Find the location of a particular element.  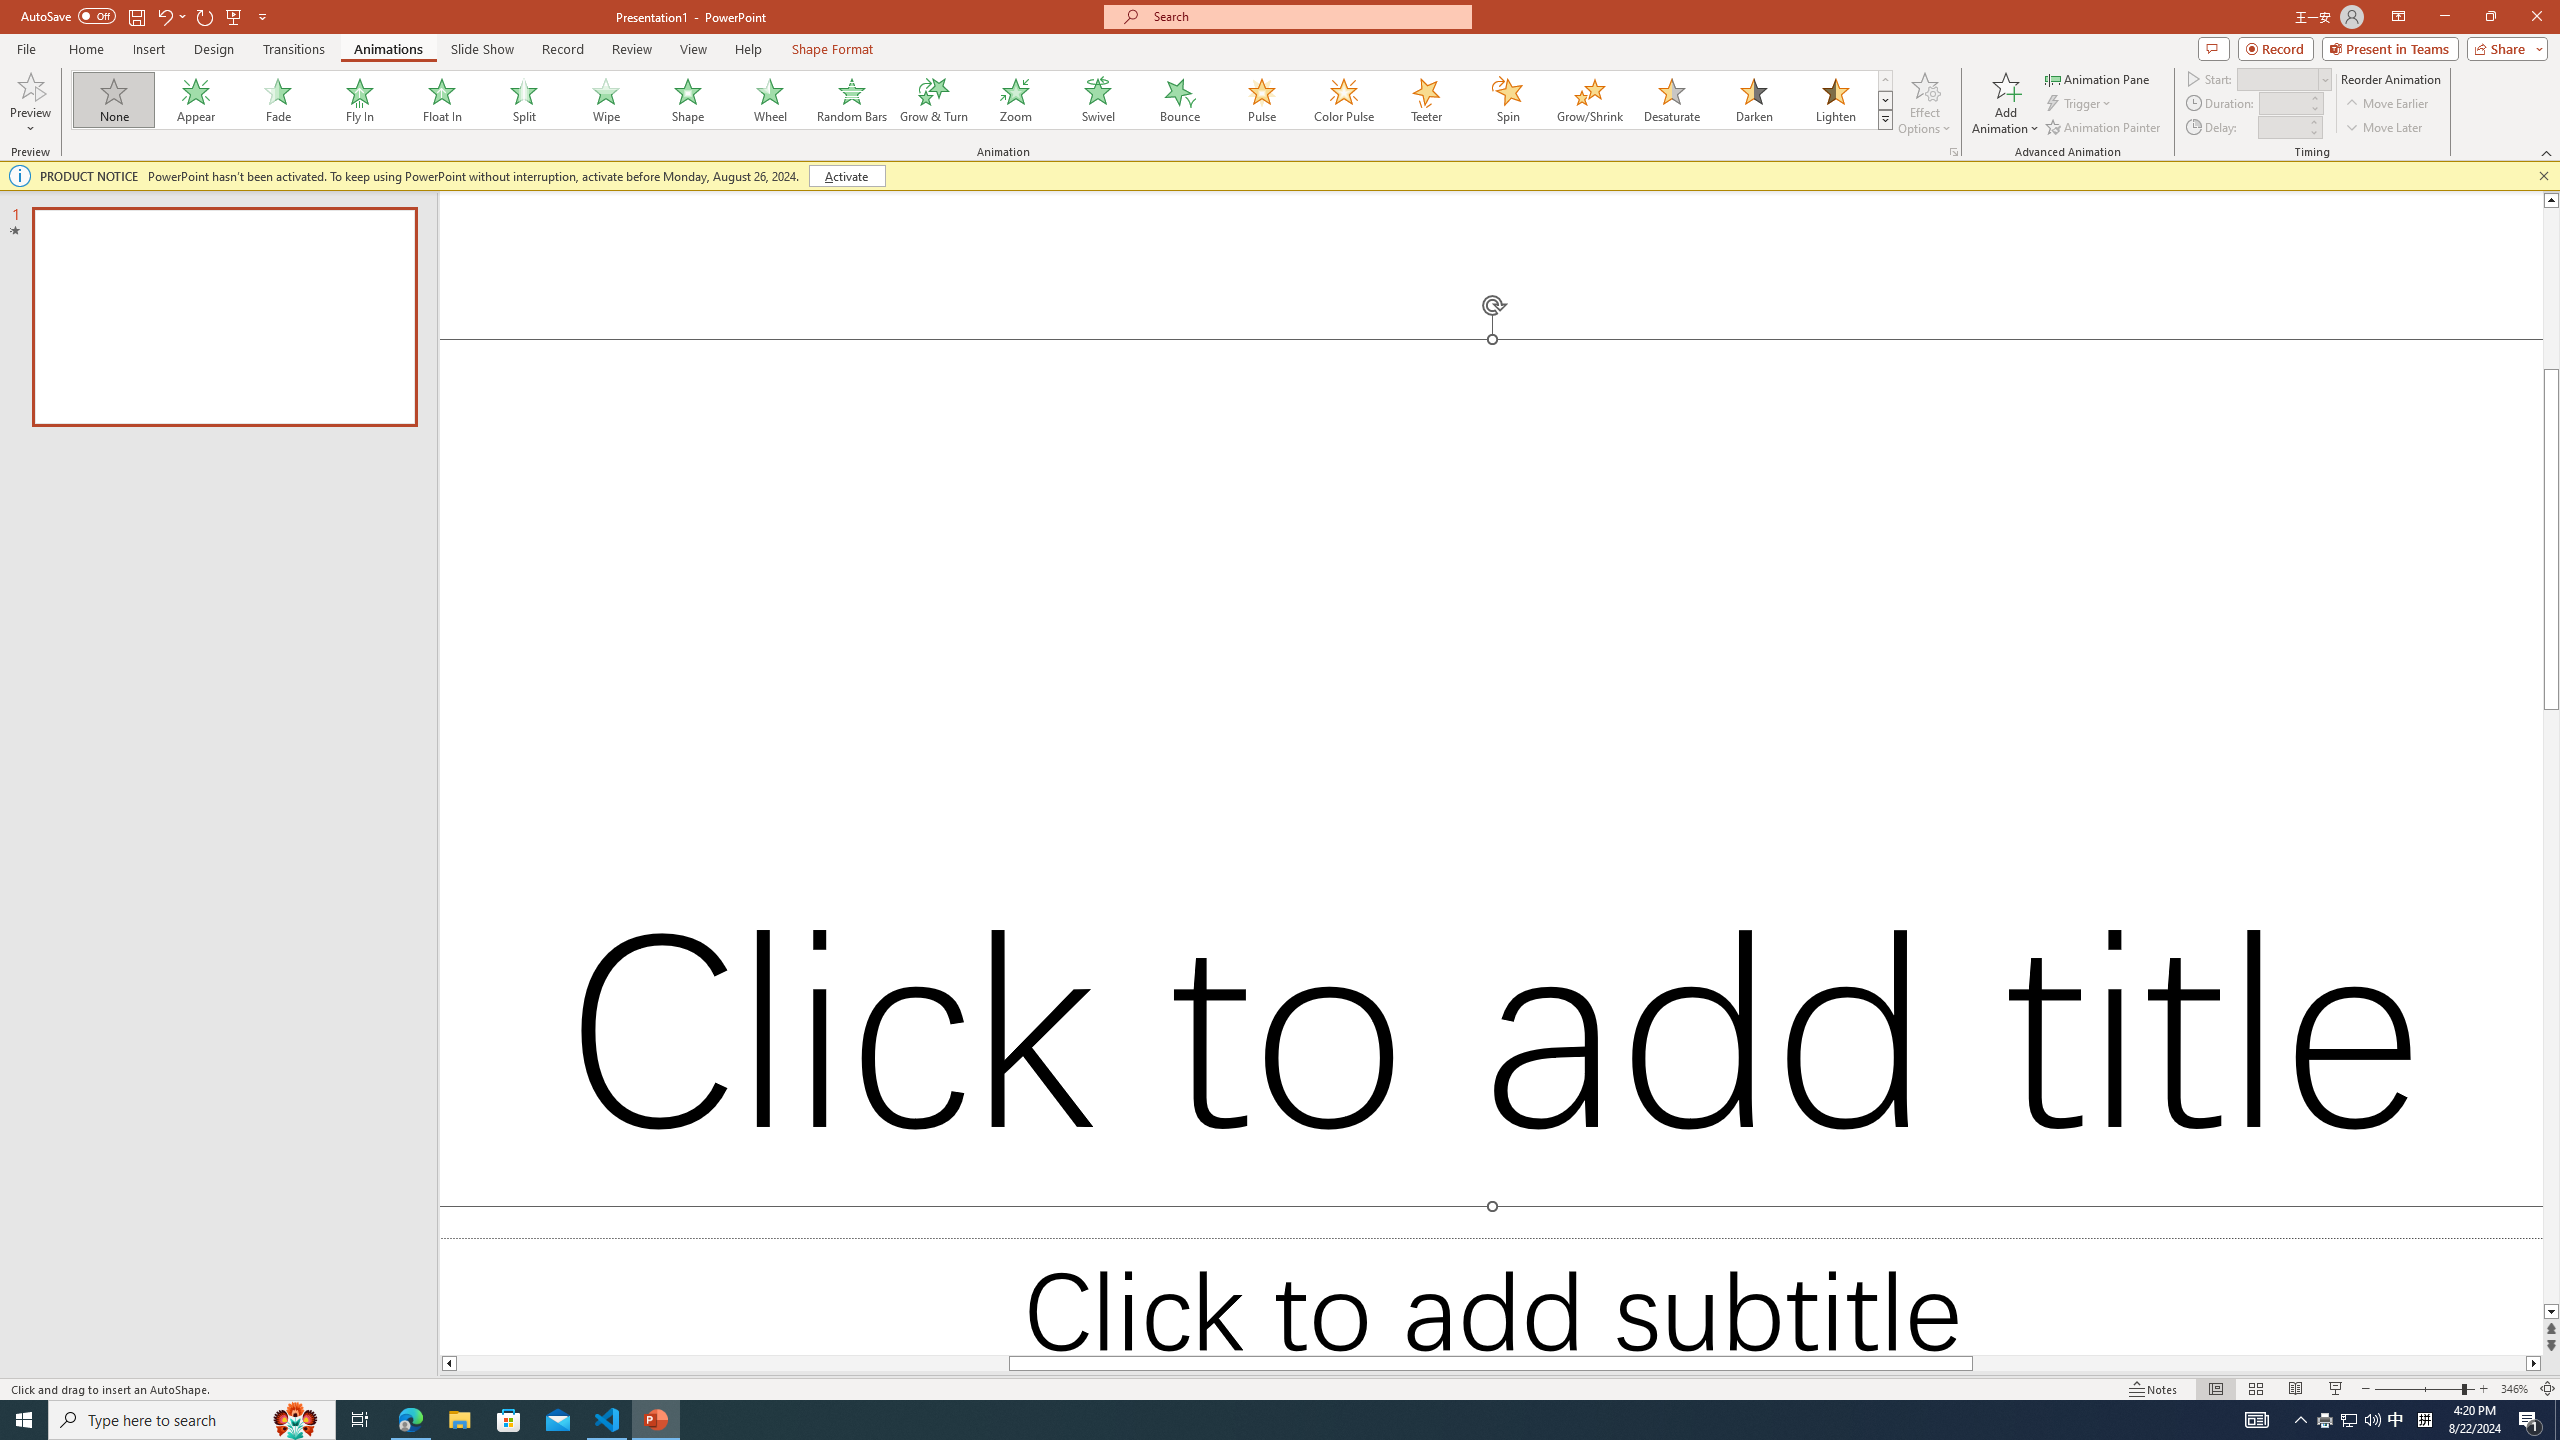

'Spin' is located at coordinates (1507, 99).